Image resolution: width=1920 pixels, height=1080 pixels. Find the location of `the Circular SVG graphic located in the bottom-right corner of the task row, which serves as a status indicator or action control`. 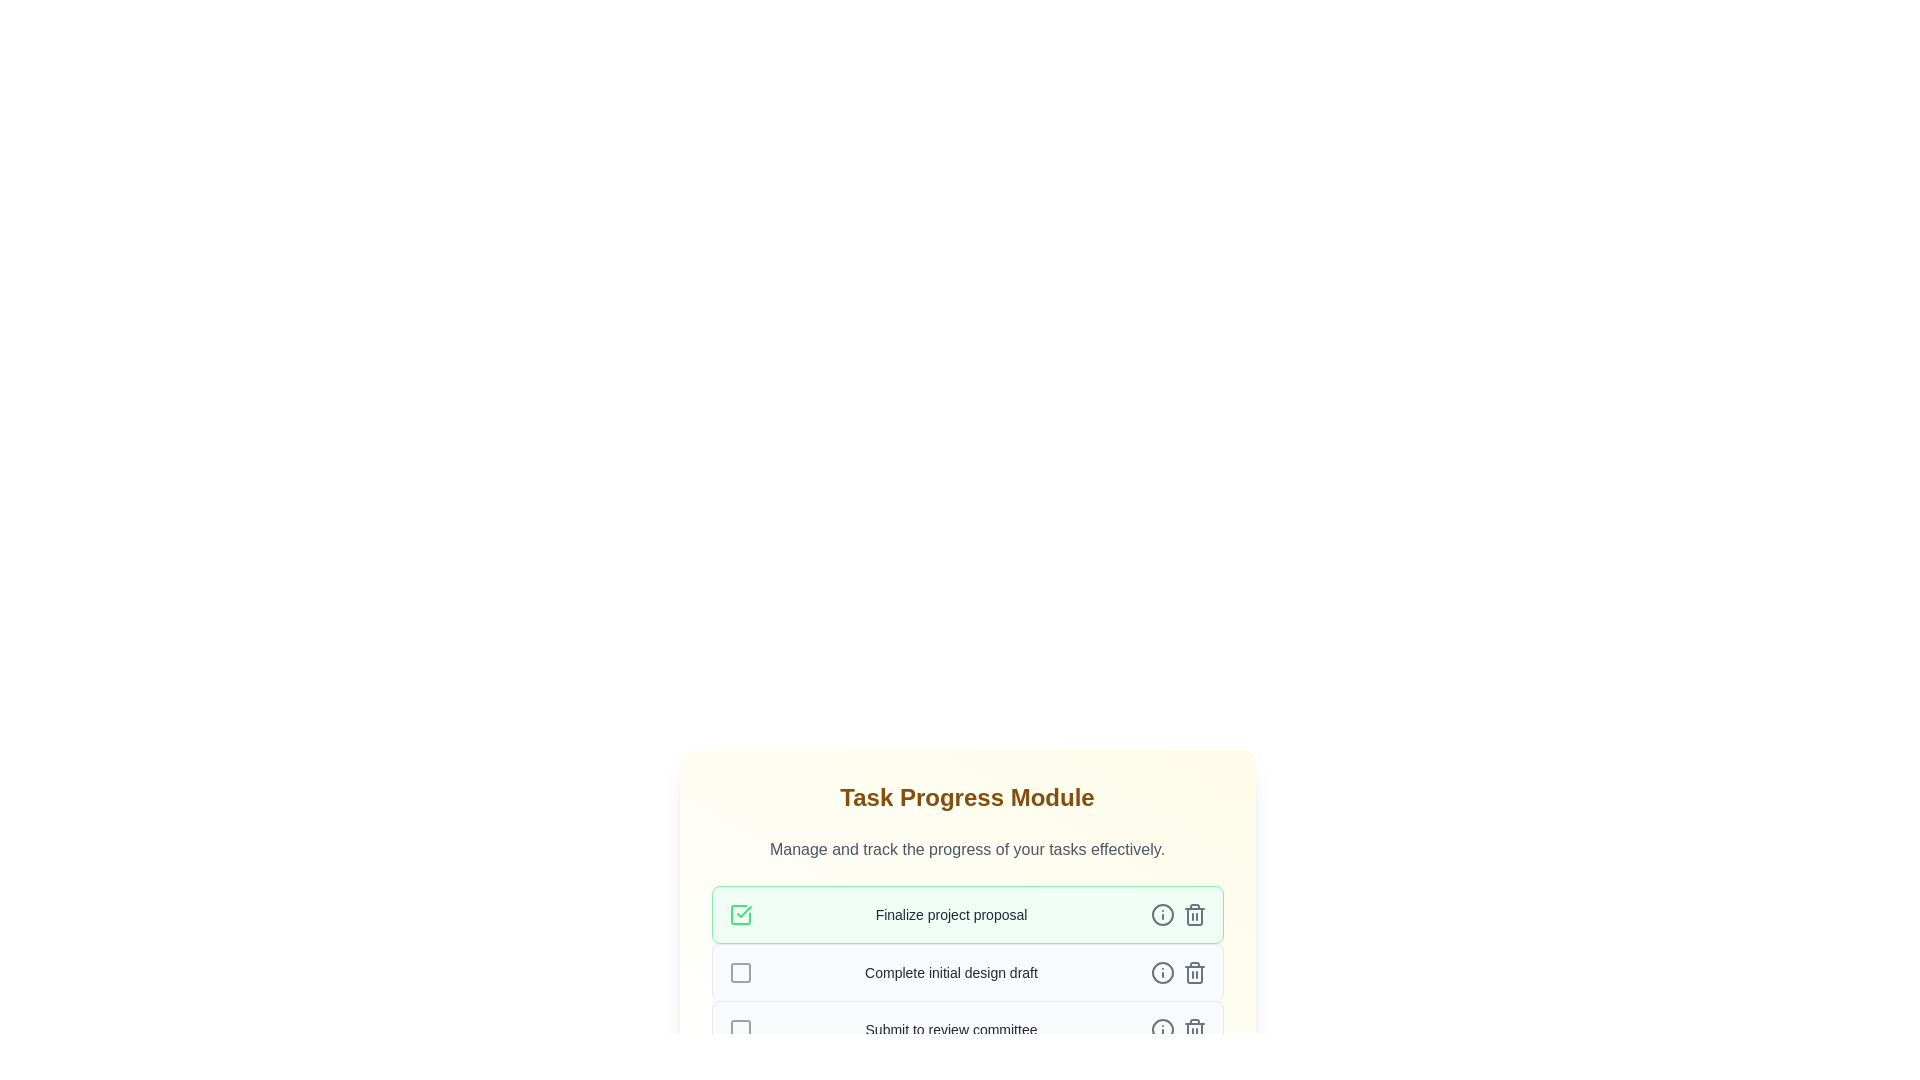

the Circular SVG graphic located in the bottom-right corner of the task row, which serves as a status indicator or action control is located at coordinates (1162, 1029).